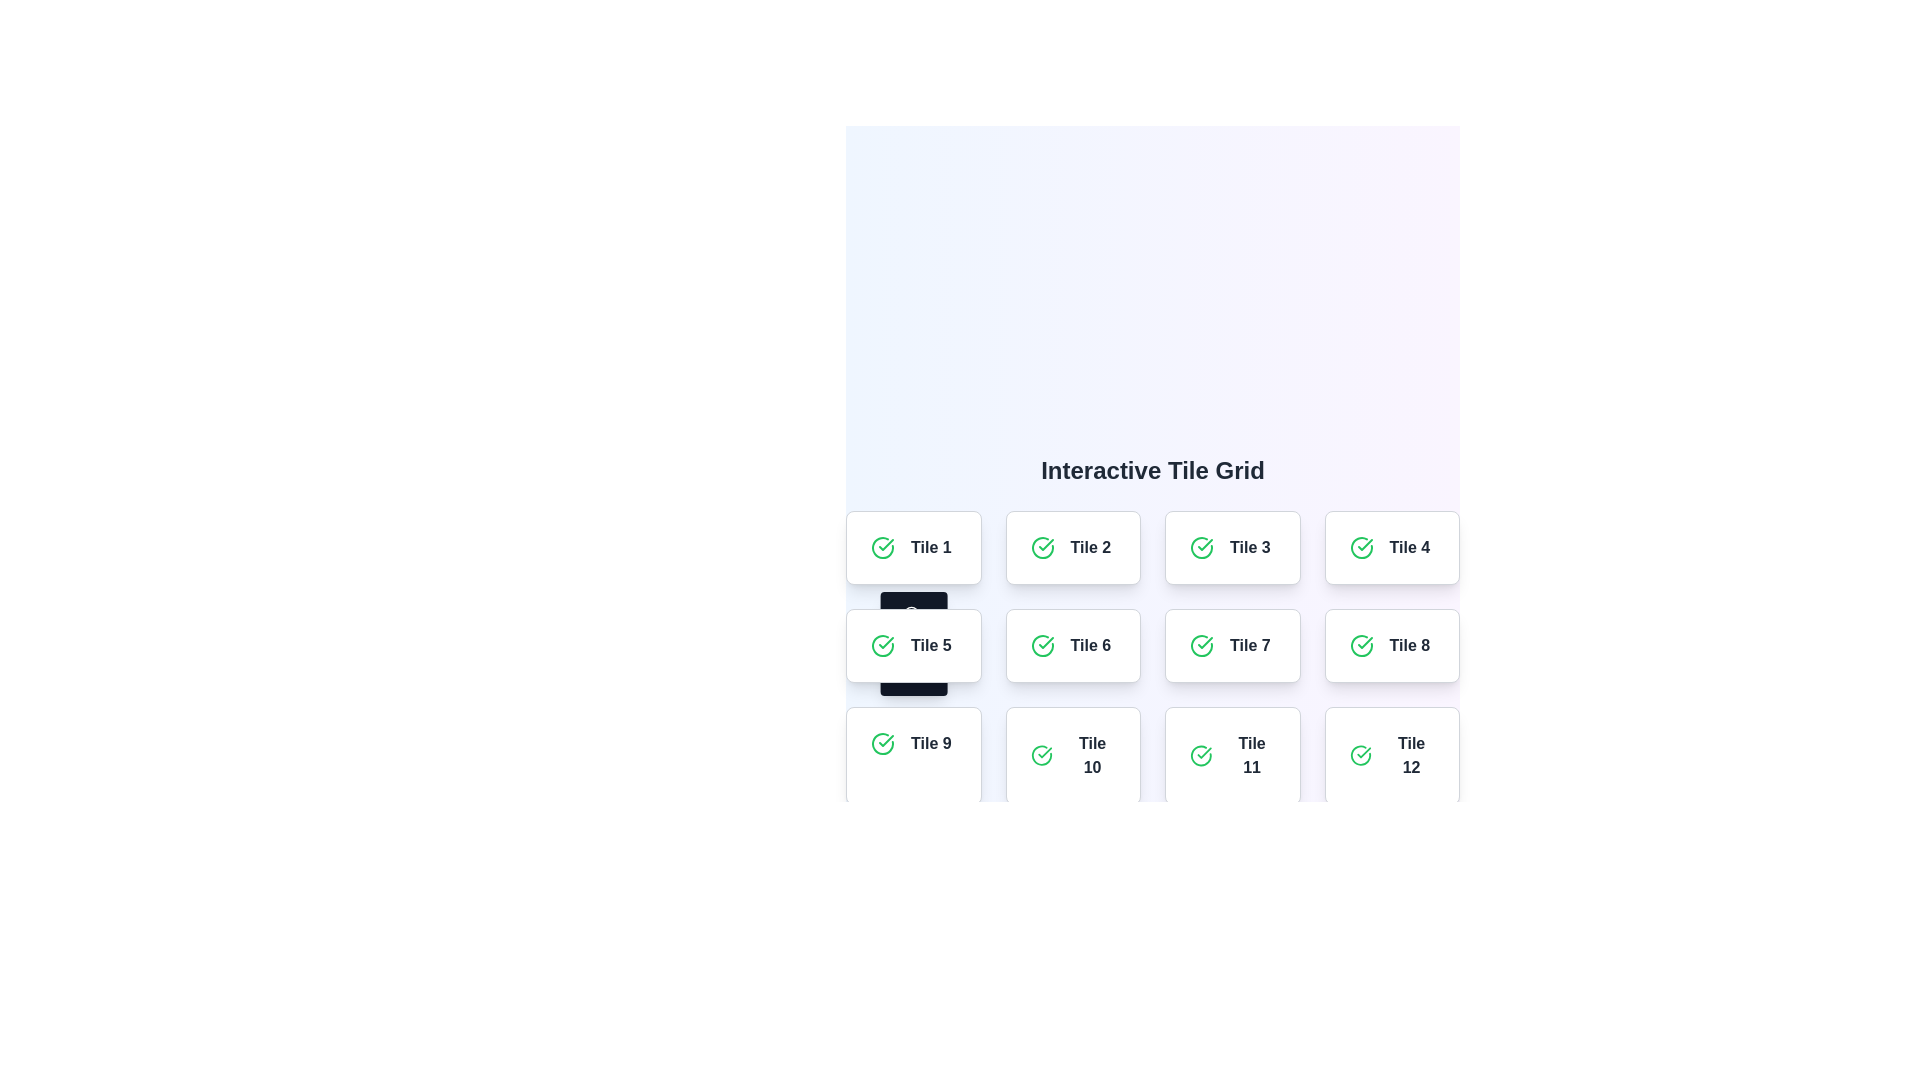 This screenshot has height=1080, width=1920. Describe the element at coordinates (1363, 544) in the screenshot. I see `the green check mark icon within the circular graphic located in the top-left corner of Tile 1` at that location.